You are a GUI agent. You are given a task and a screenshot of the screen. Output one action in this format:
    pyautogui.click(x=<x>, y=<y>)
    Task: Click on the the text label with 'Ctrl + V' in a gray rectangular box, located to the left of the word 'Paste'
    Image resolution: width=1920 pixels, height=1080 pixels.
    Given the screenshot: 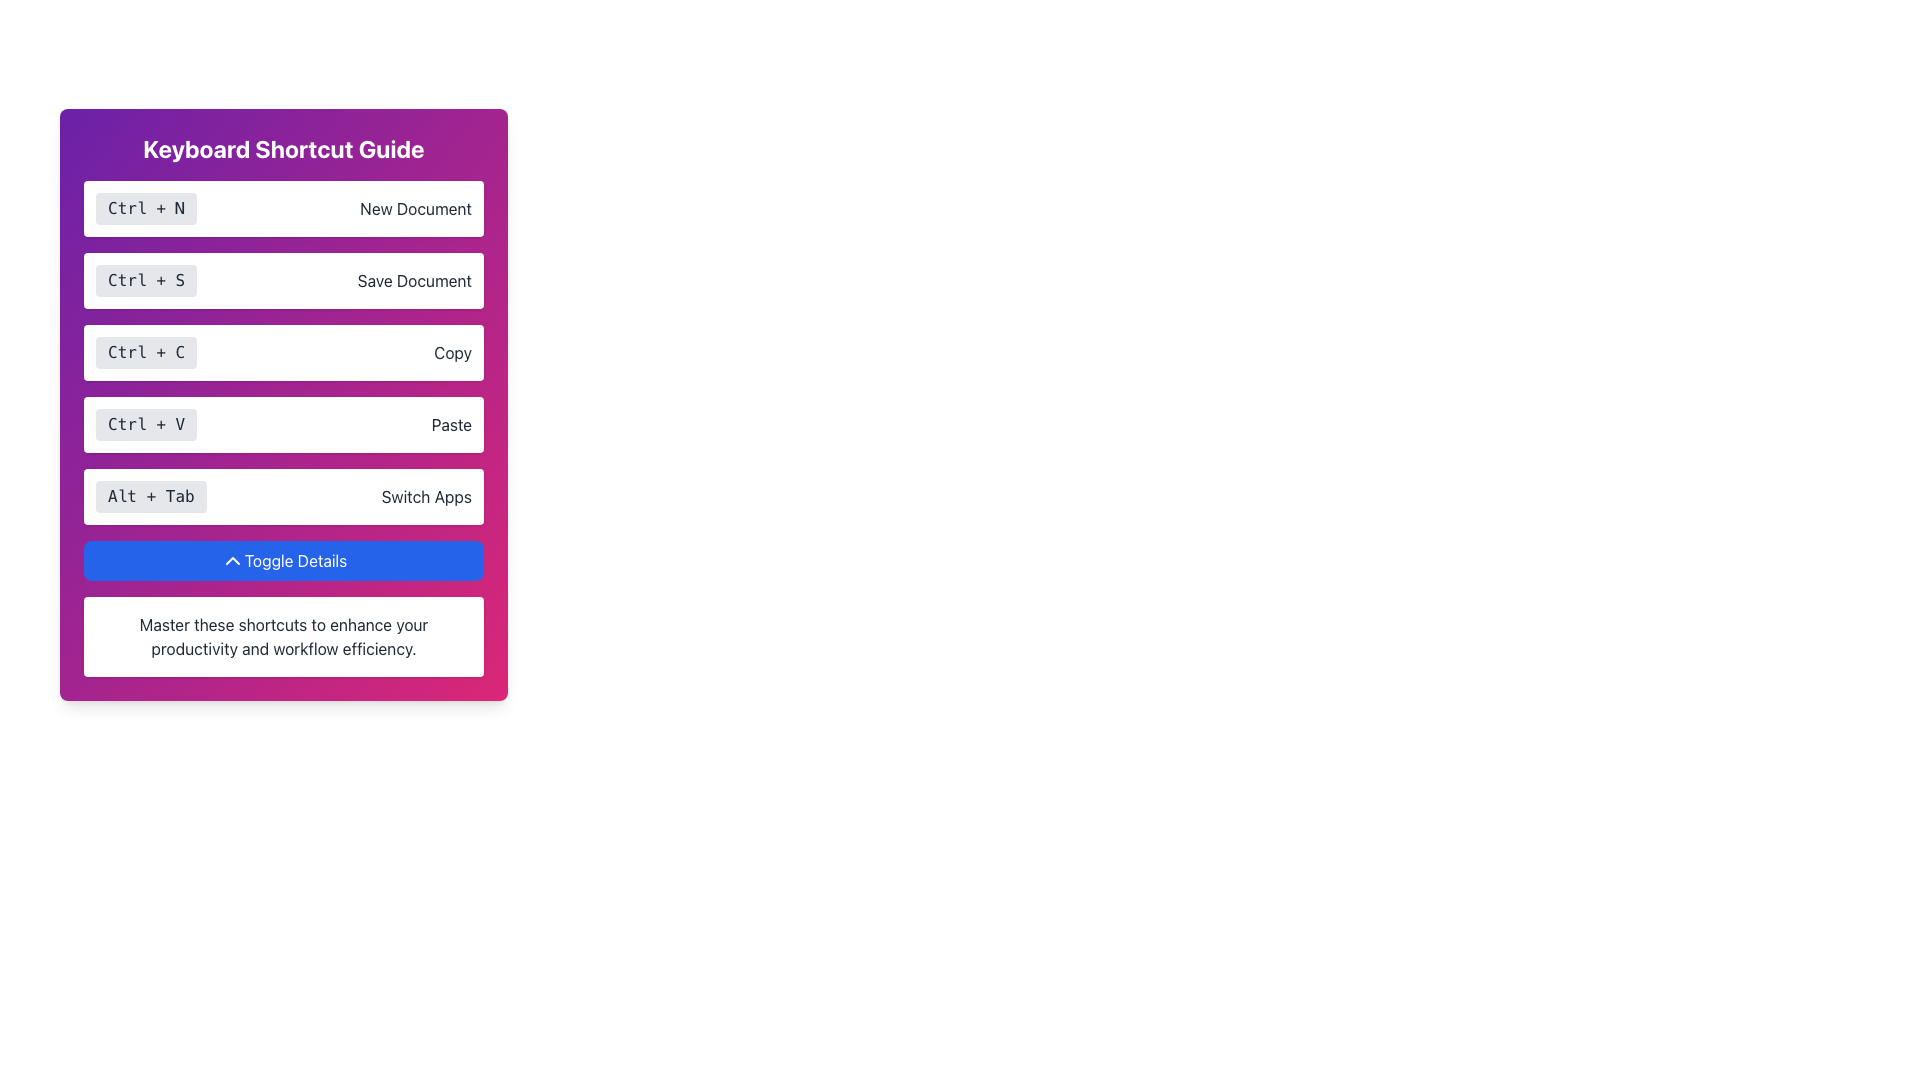 What is the action you would take?
    pyautogui.click(x=145, y=423)
    